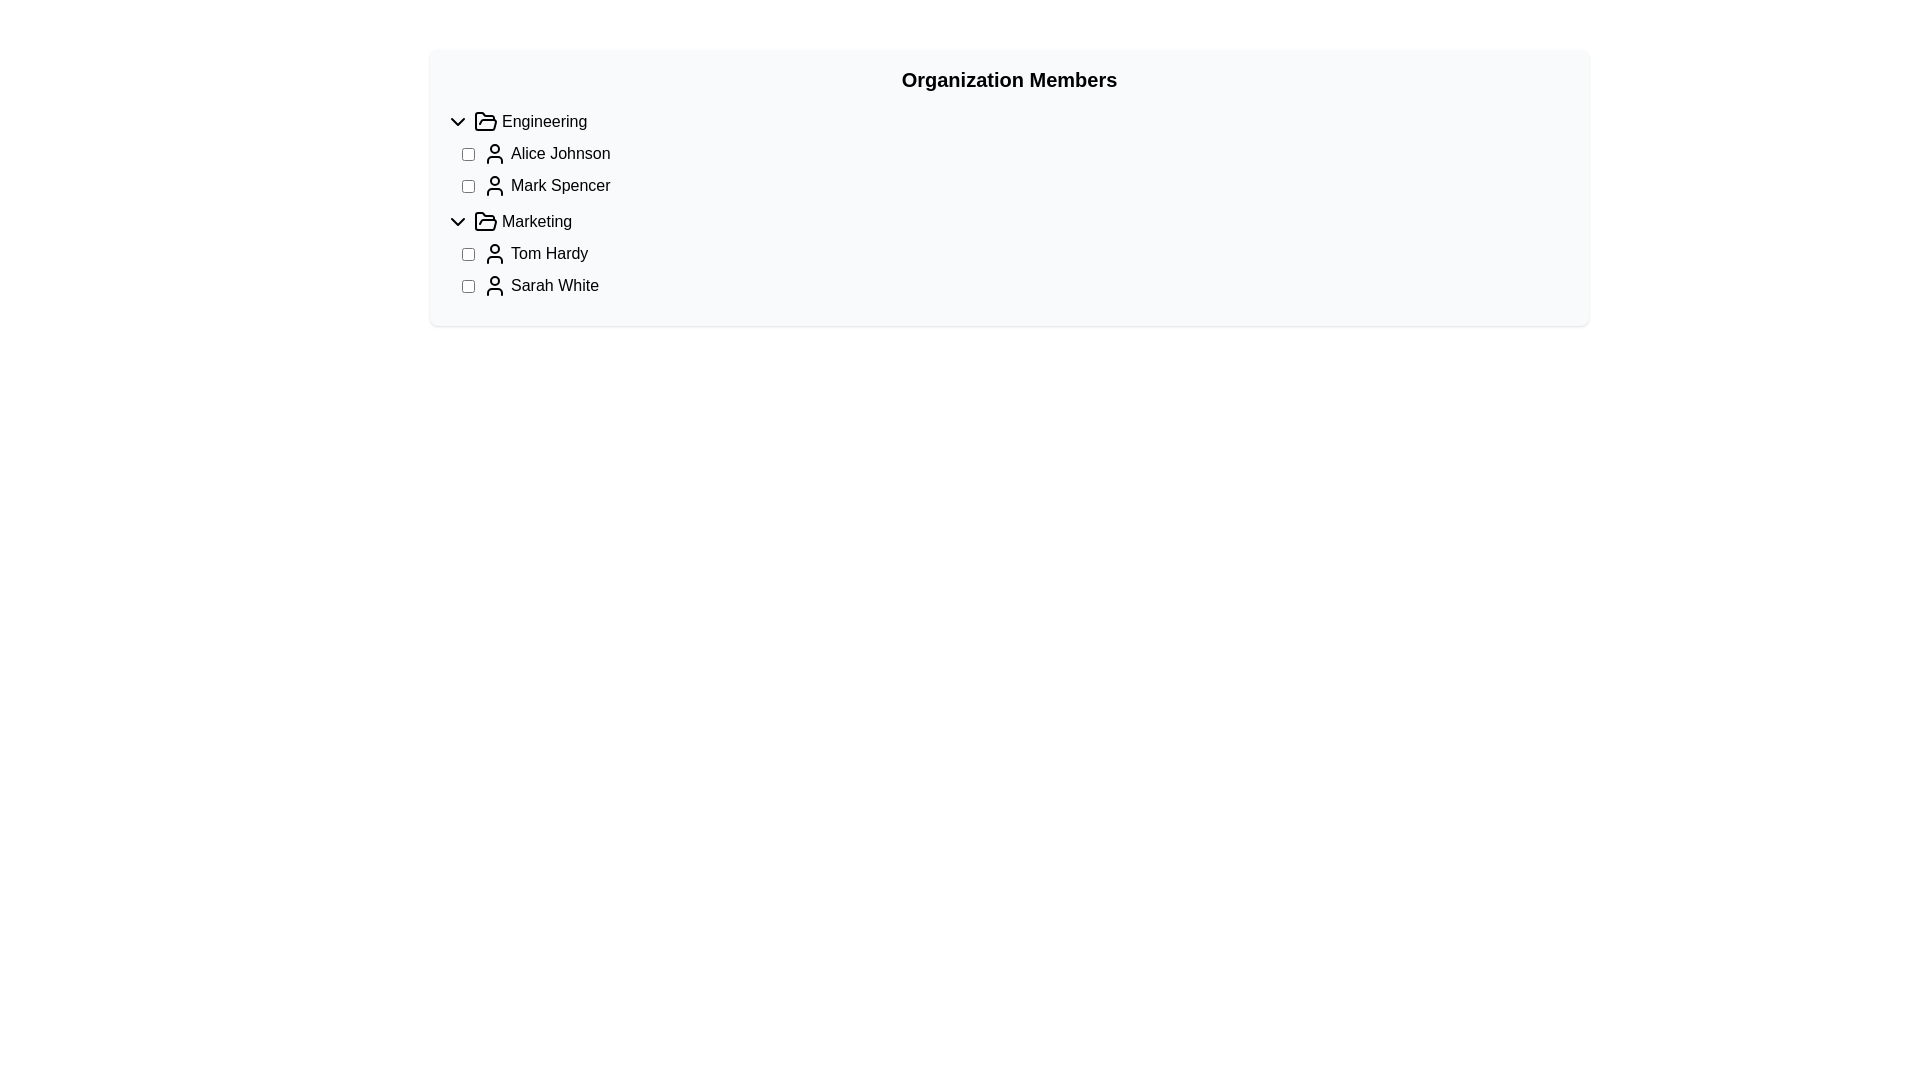  What do you see at coordinates (516, 122) in the screenshot?
I see `the Category header labeled 'Engineering' with a folder icon` at bounding box center [516, 122].